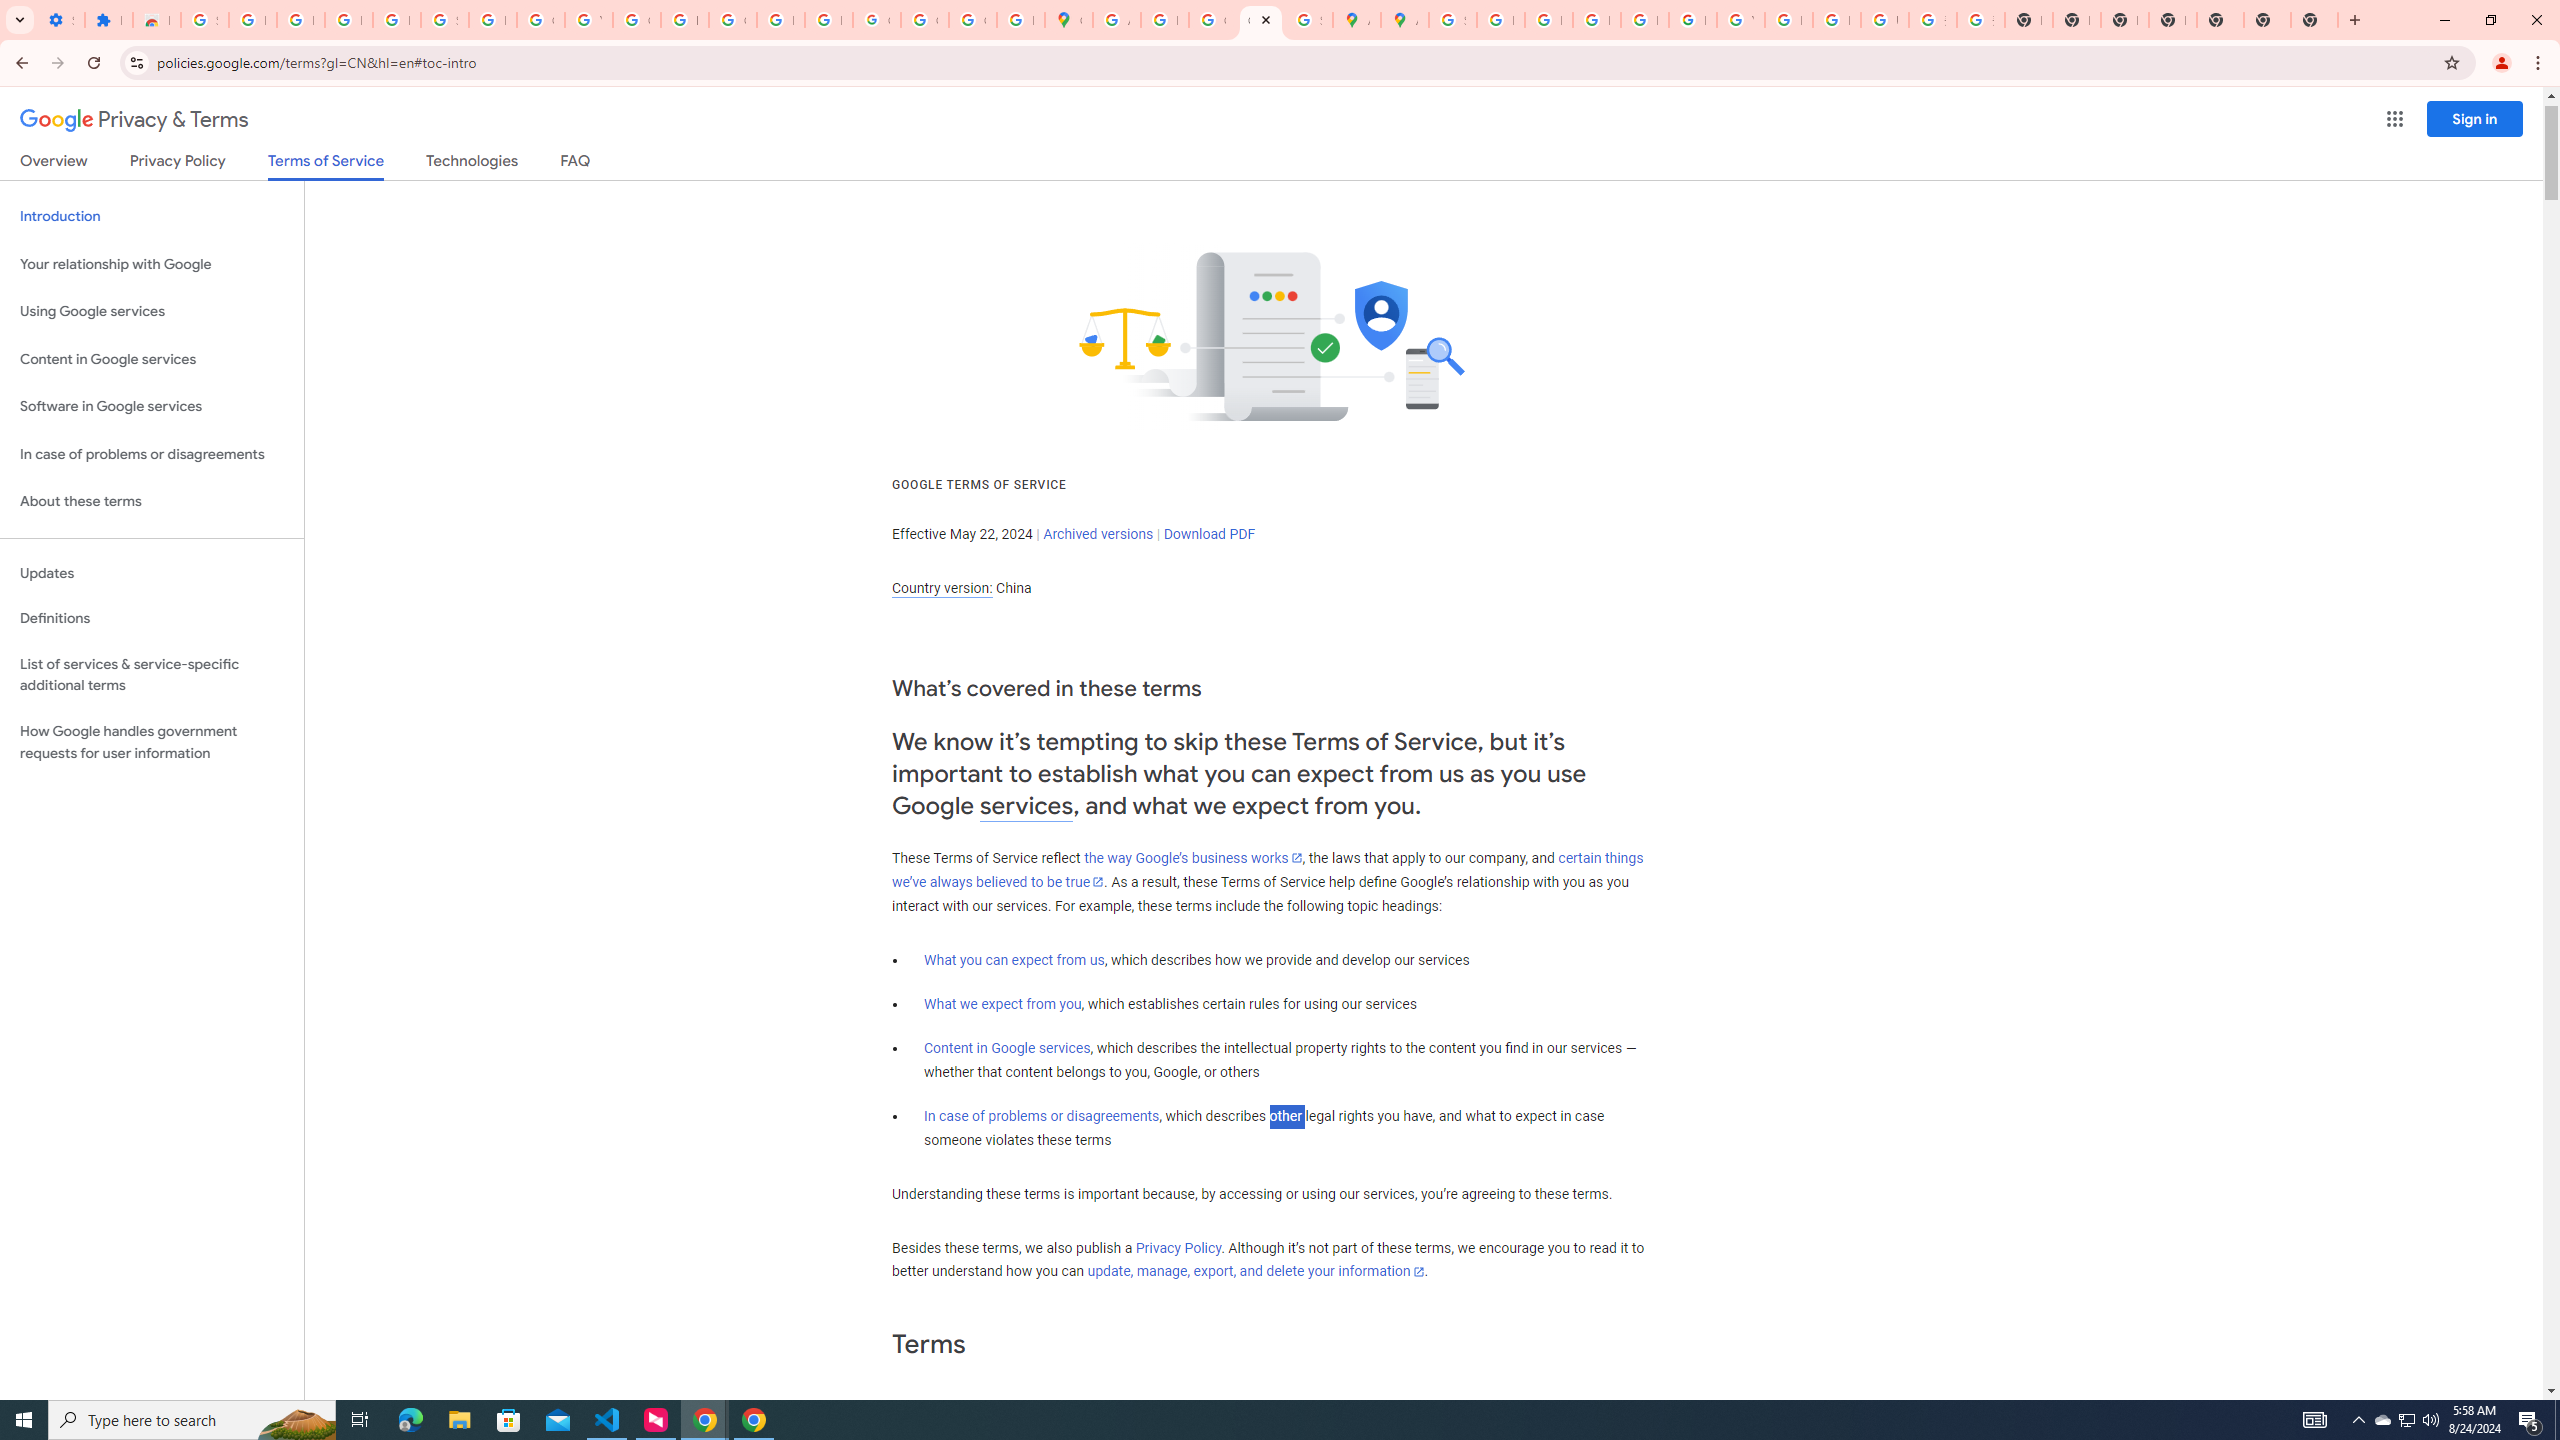 This screenshot has height=1440, width=2560. What do you see at coordinates (151, 674) in the screenshot?
I see `'List of services & service-specific additional terms'` at bounding box center [151, 674].